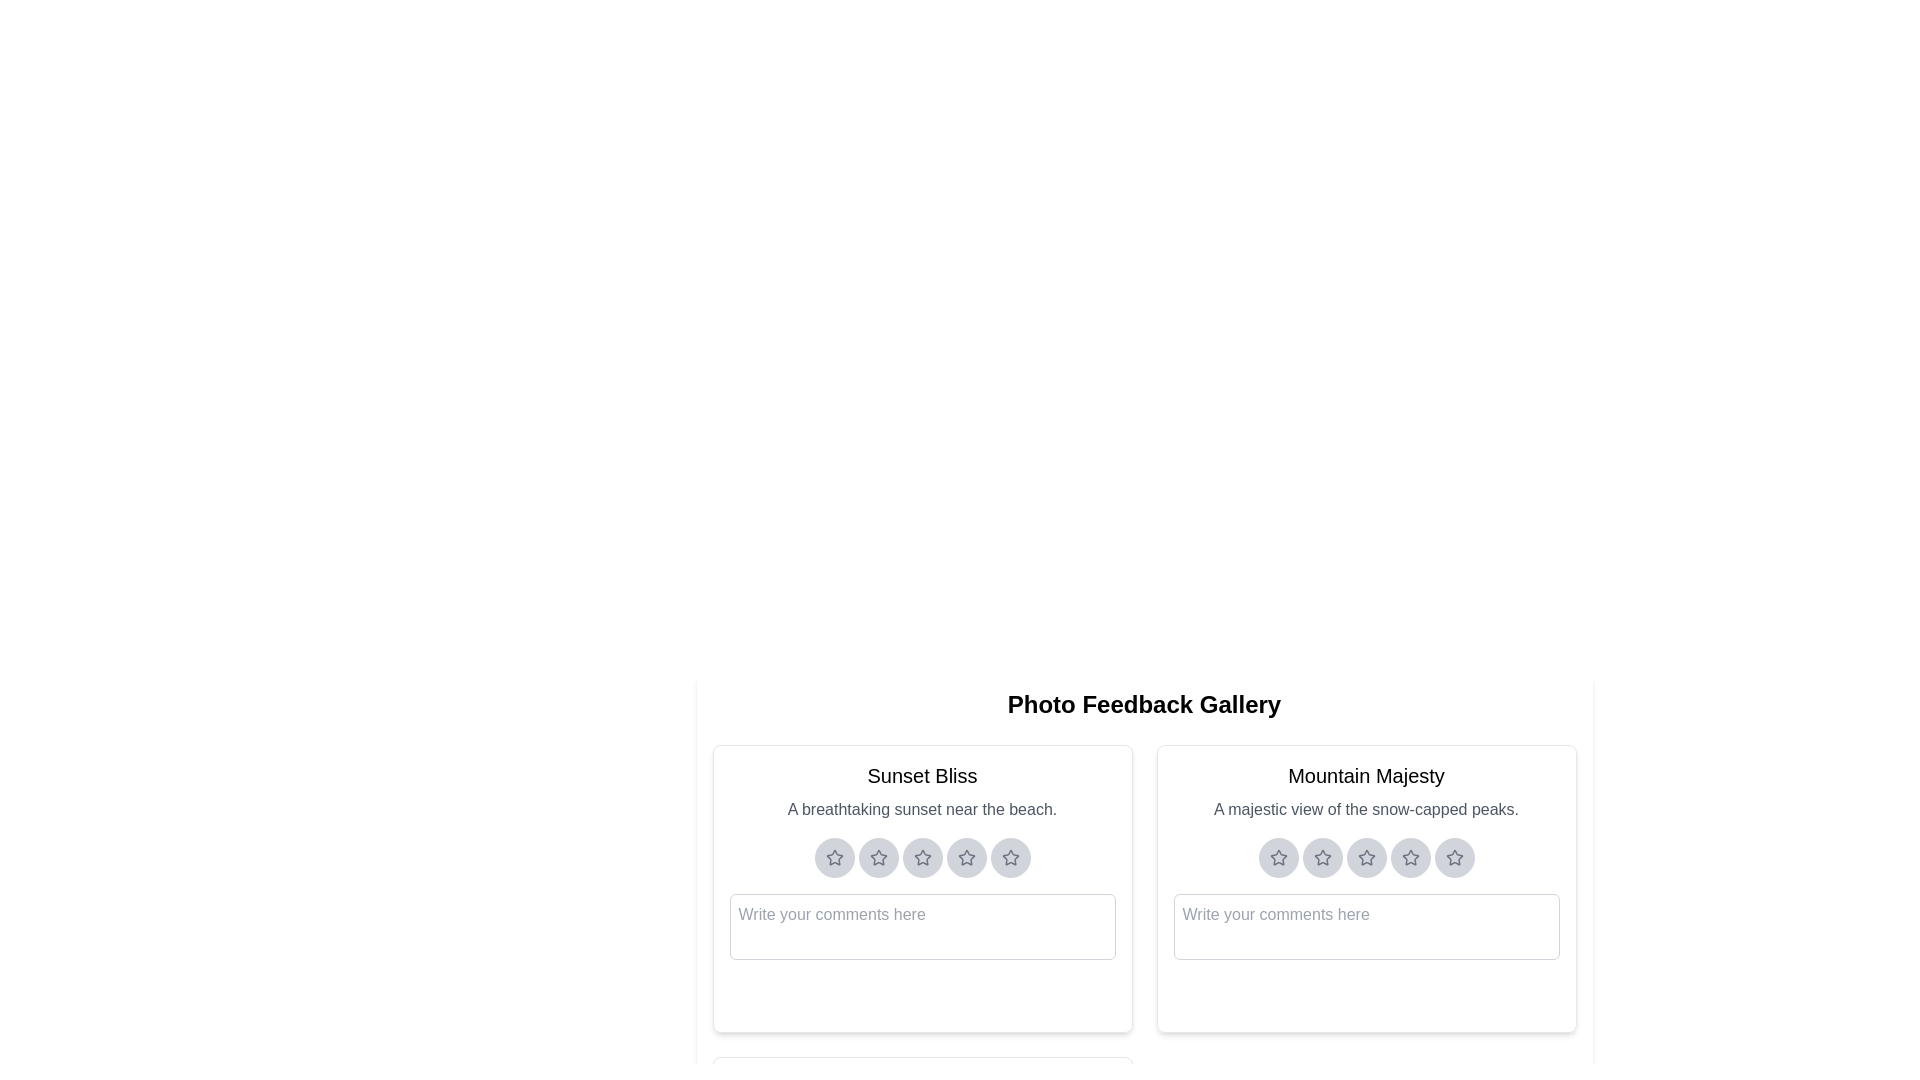  I want to click on the second rating button in the horizontal row of five buttons for the 'Sunset Bliss' content, so click(878, 856).